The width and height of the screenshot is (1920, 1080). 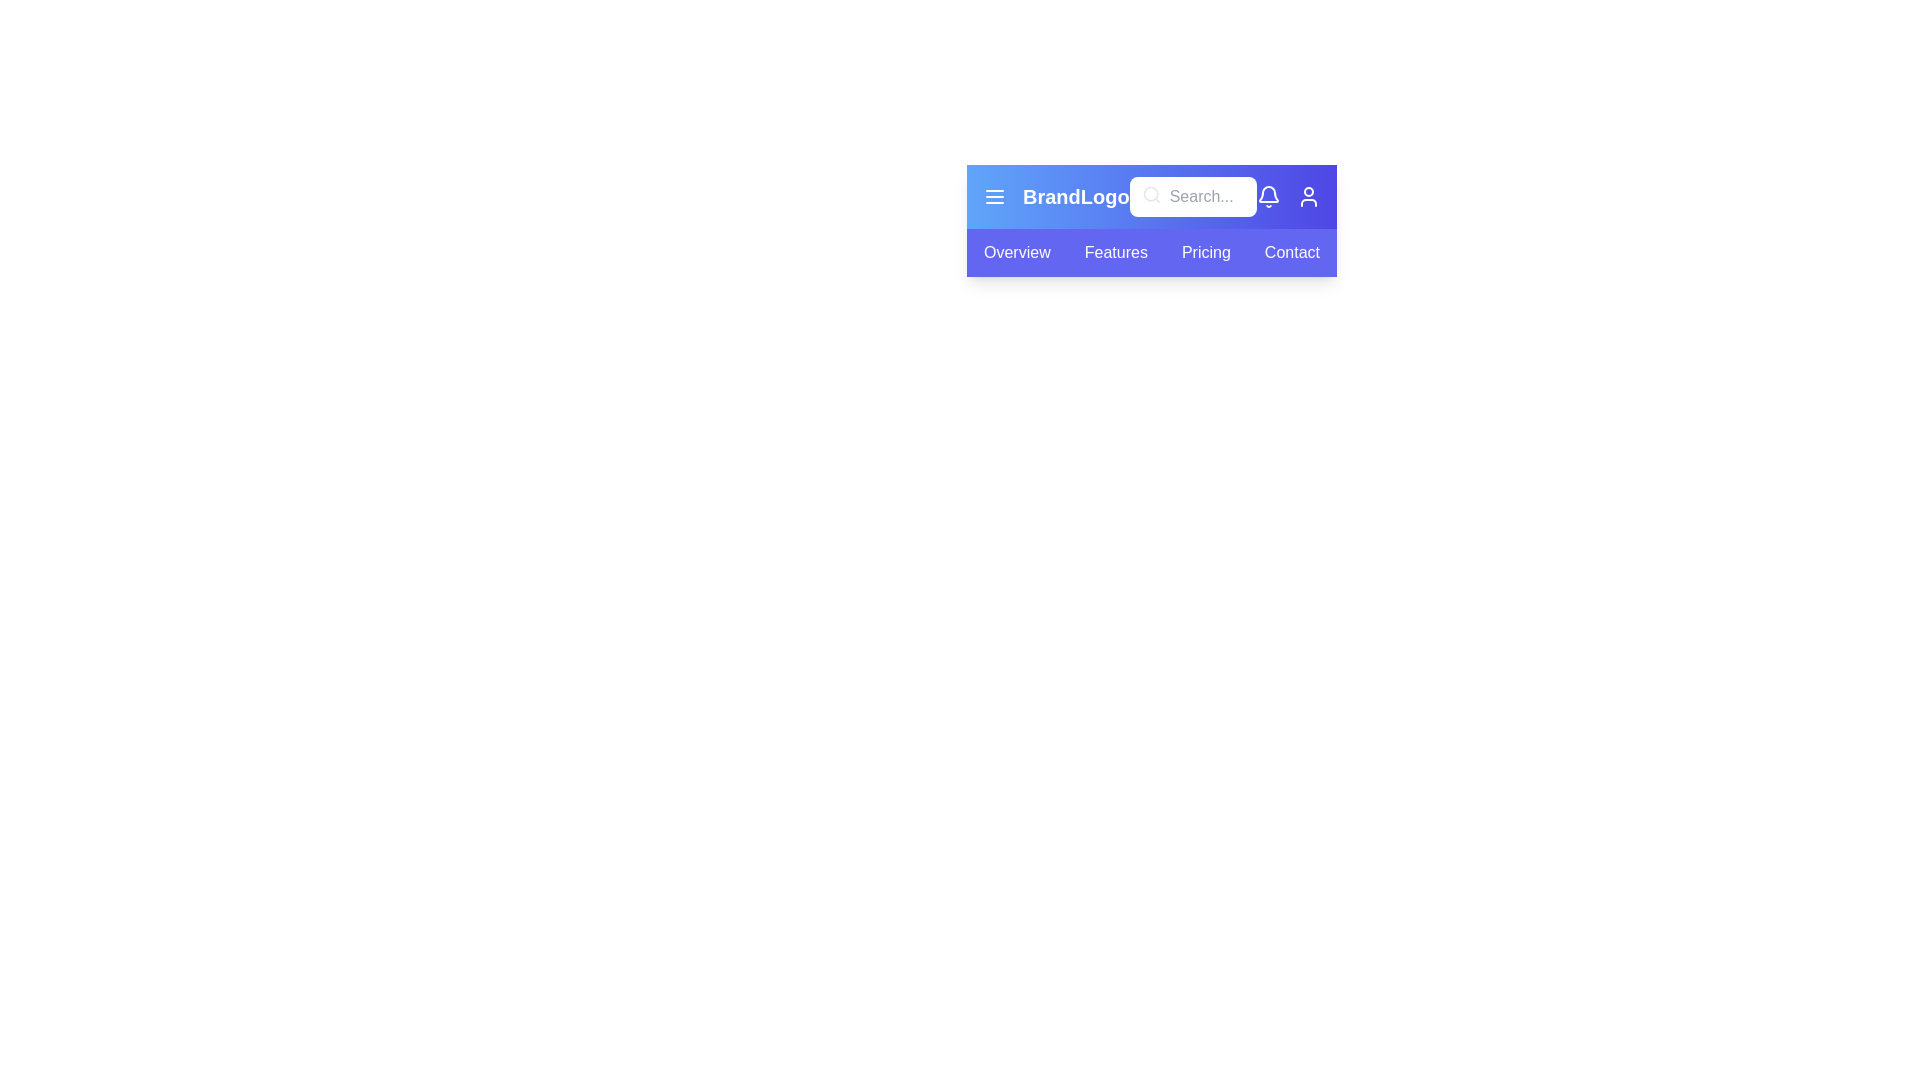 What do you see at coordinates (1309, 196) in the screenshot?
I see `the user profile icon to access user settings` at bounding box center [1309, 196].